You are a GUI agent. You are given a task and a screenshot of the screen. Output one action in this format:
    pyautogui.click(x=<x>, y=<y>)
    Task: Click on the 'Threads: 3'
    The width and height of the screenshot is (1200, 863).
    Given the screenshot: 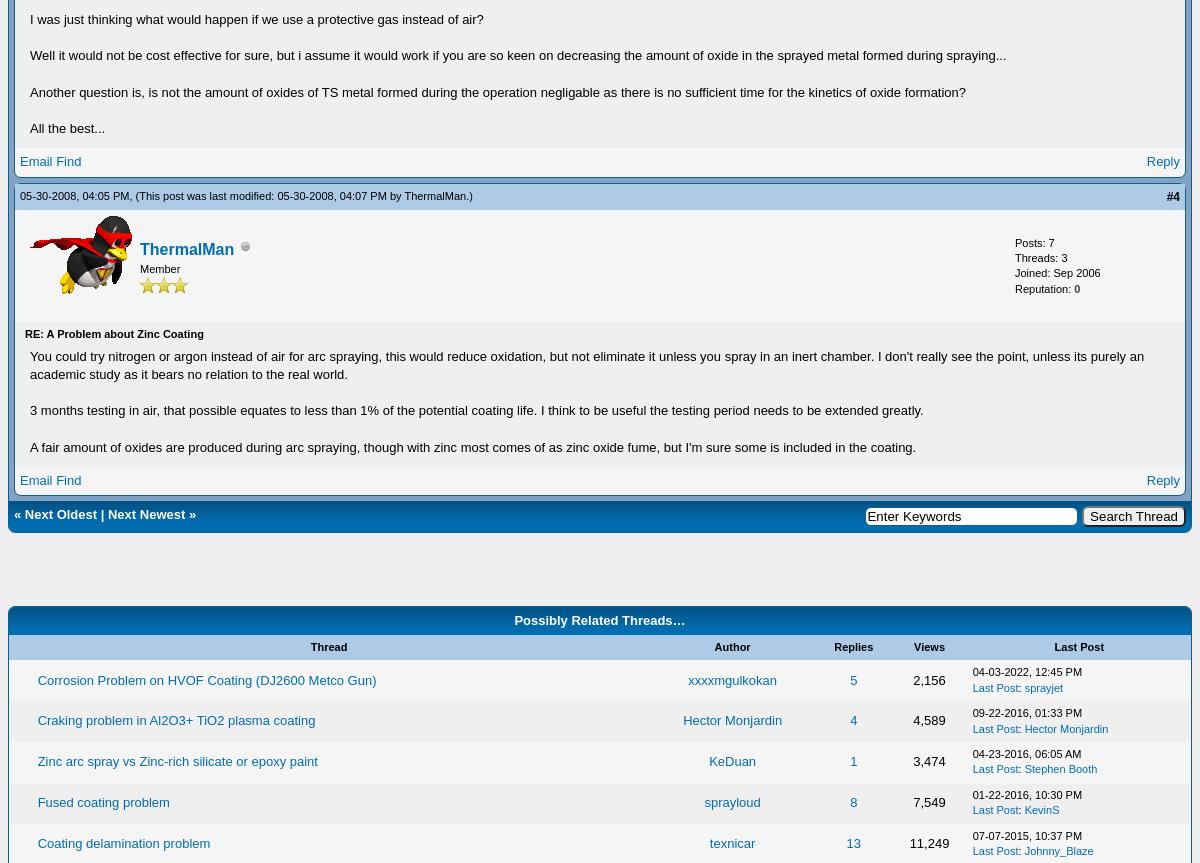 What is the action you would take?
    pyautogui.click(x=1041, y=257)
    